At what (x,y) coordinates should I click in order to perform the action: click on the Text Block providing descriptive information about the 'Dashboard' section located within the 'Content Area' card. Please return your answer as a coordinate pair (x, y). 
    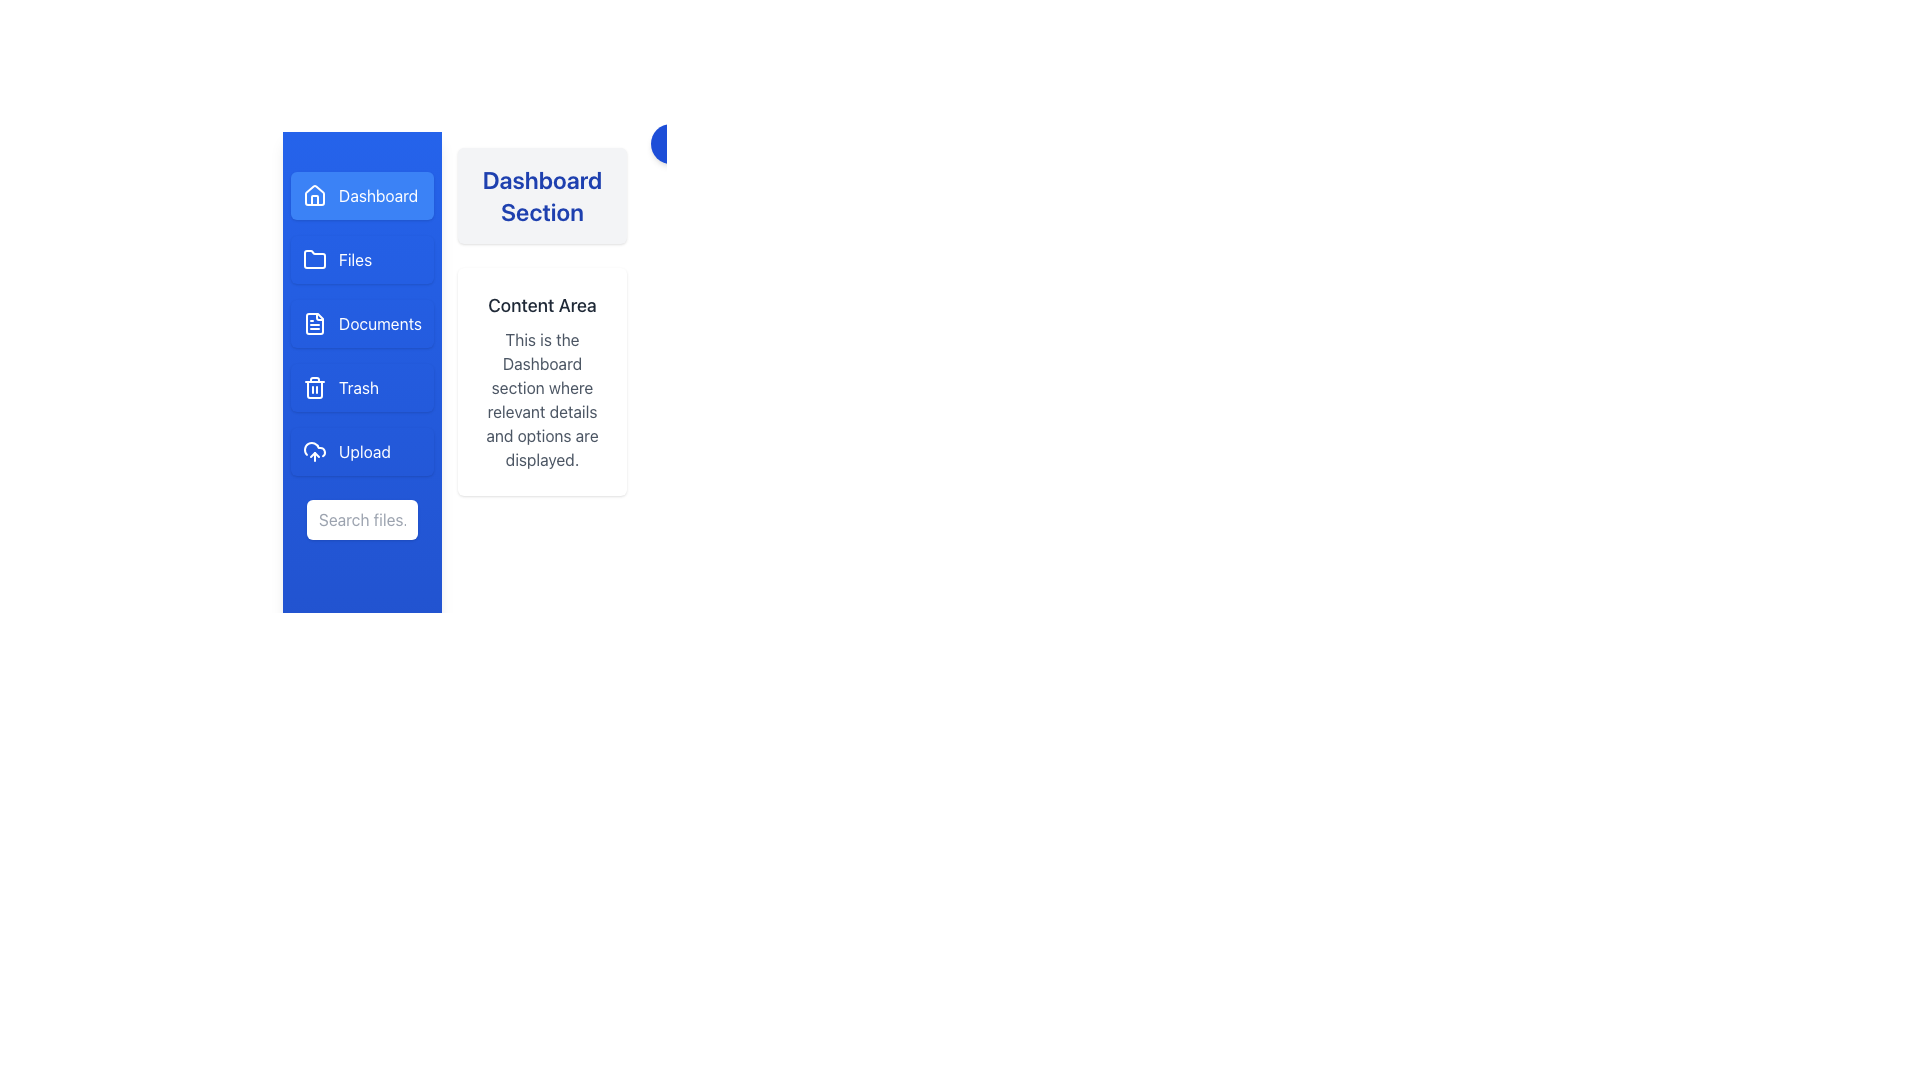
    Looking at the image, I should click on (542, 400).